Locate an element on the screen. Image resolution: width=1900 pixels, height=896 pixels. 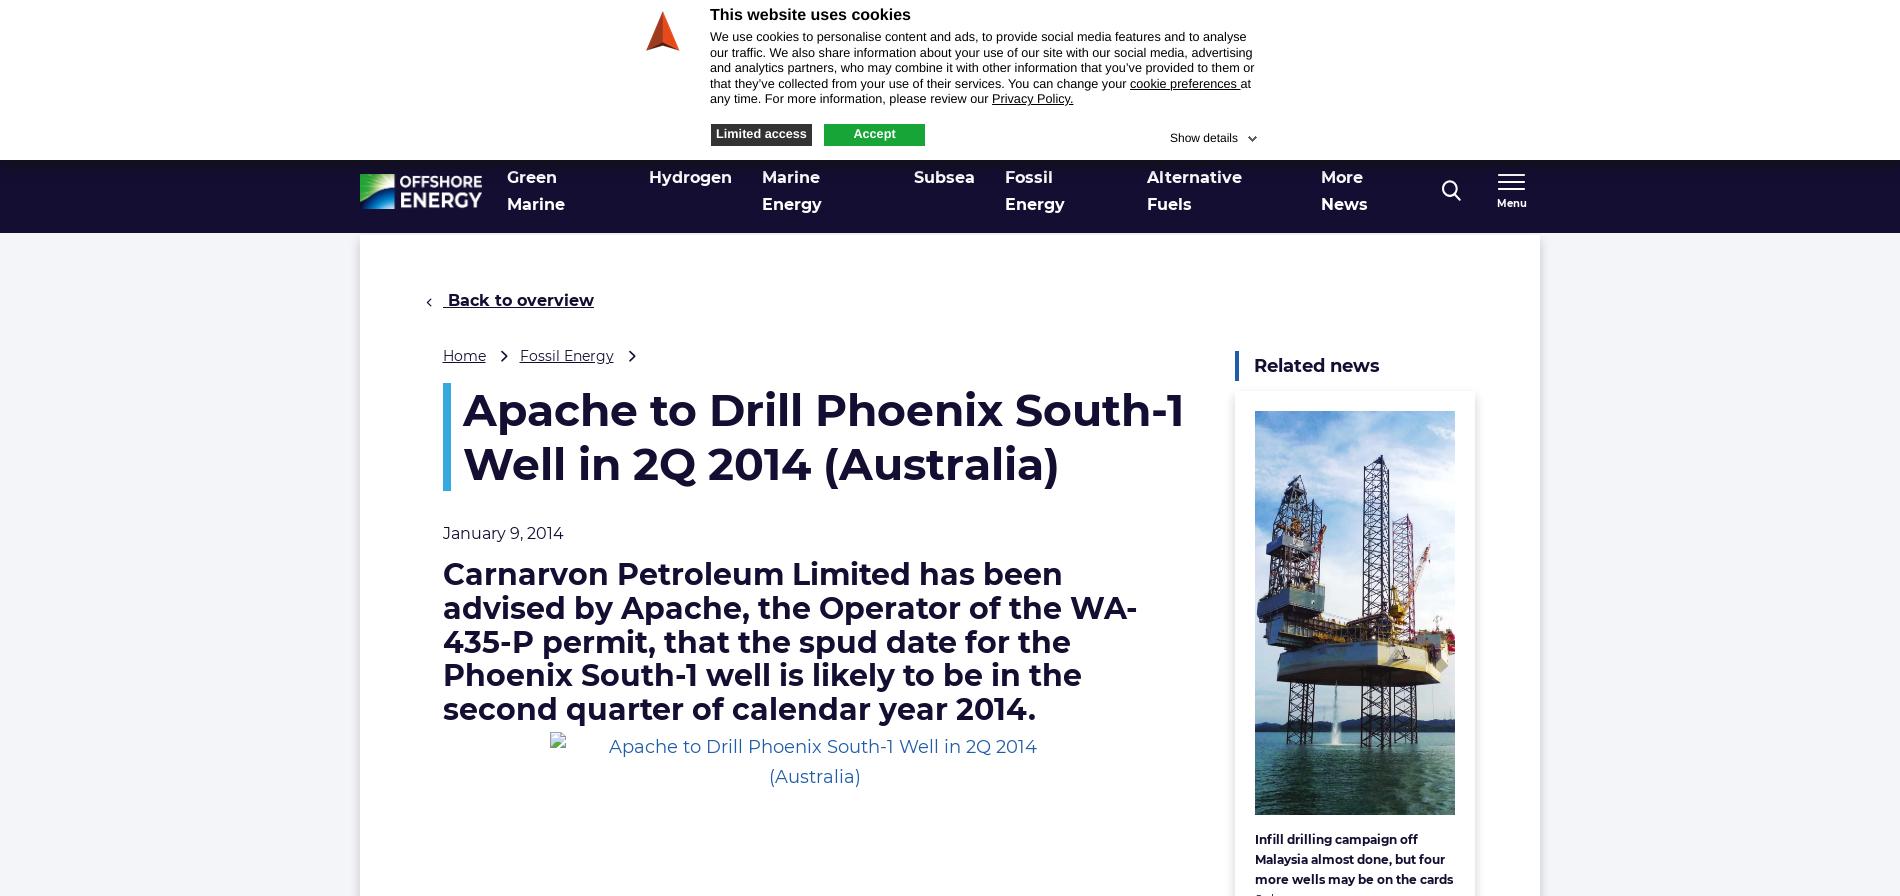
'OEEC 2023' is located at coordinates (1373, 130).